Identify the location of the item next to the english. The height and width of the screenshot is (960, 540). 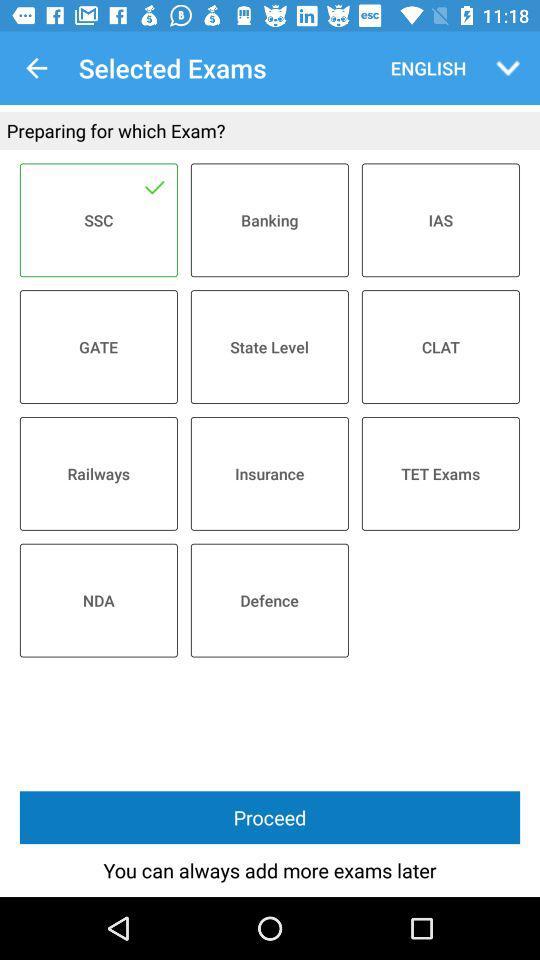
(508, 68).